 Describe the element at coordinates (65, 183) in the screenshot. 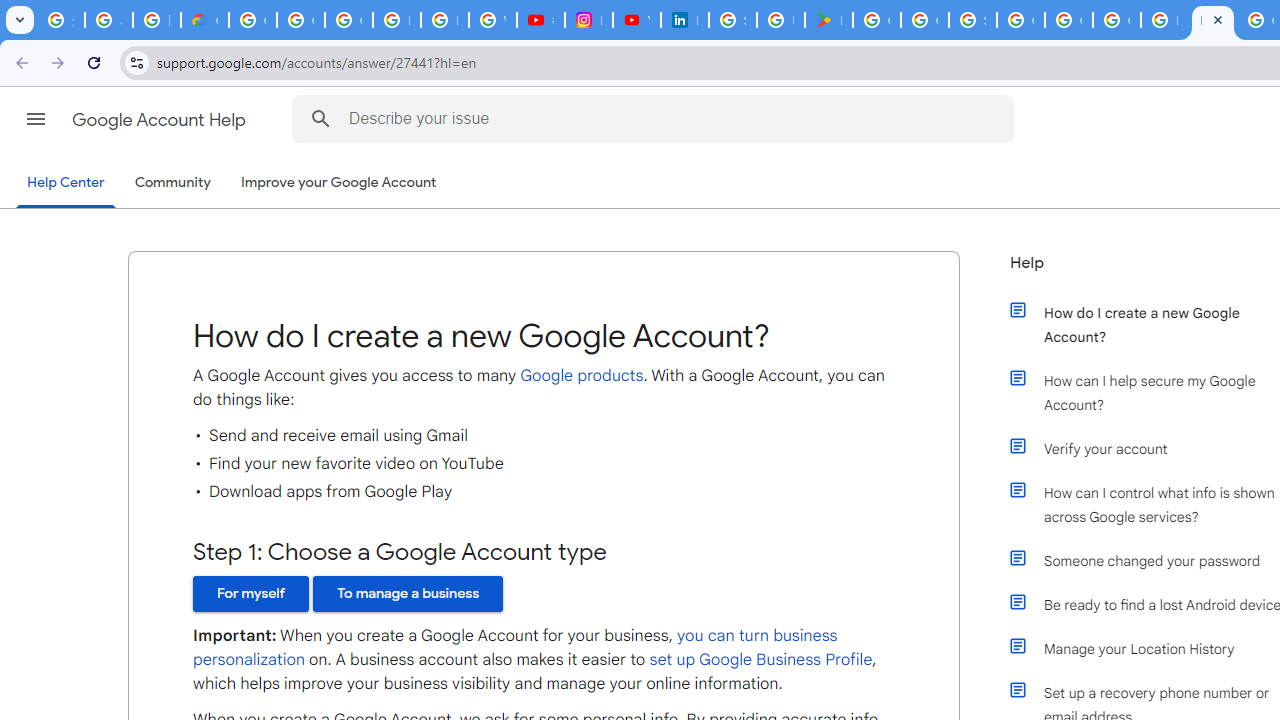

I see `'Help Center'` at that location.